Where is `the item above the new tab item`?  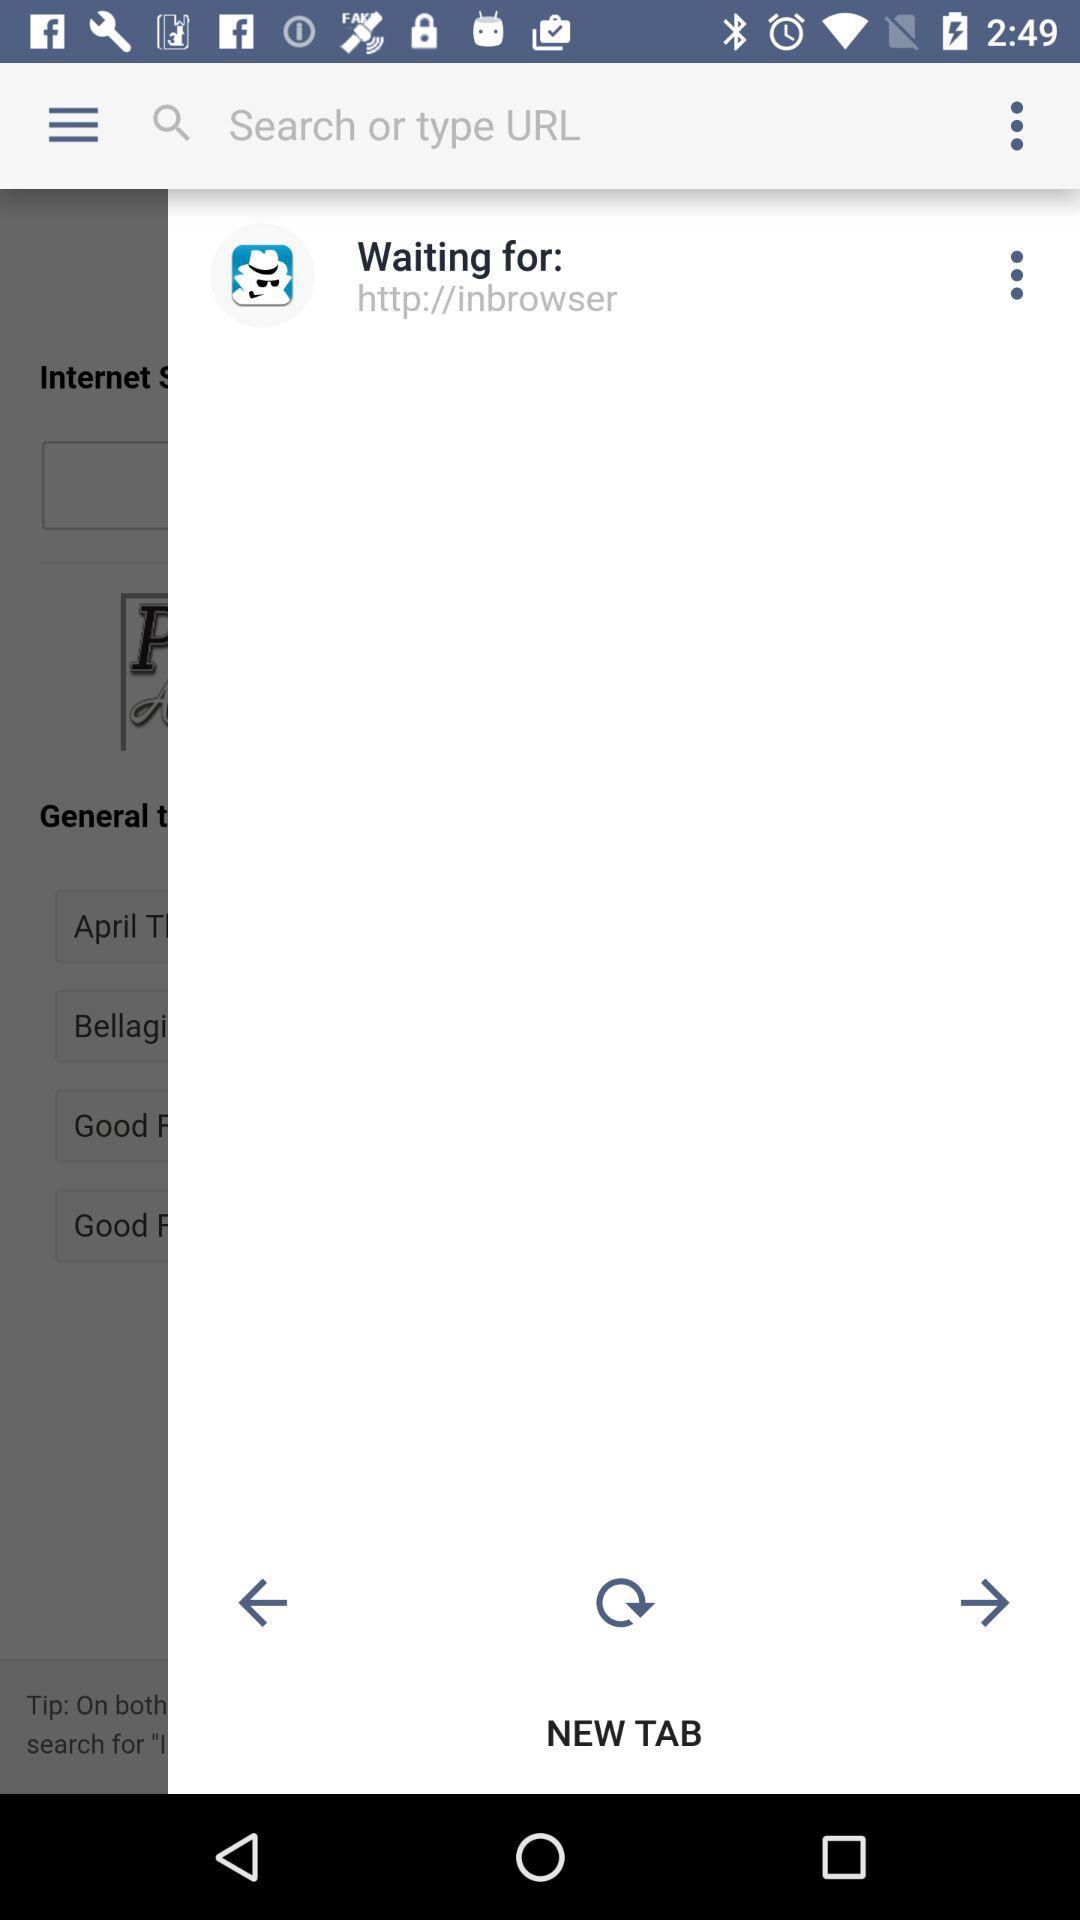
the item above the new tab item is located at coordinates (984, 1603).